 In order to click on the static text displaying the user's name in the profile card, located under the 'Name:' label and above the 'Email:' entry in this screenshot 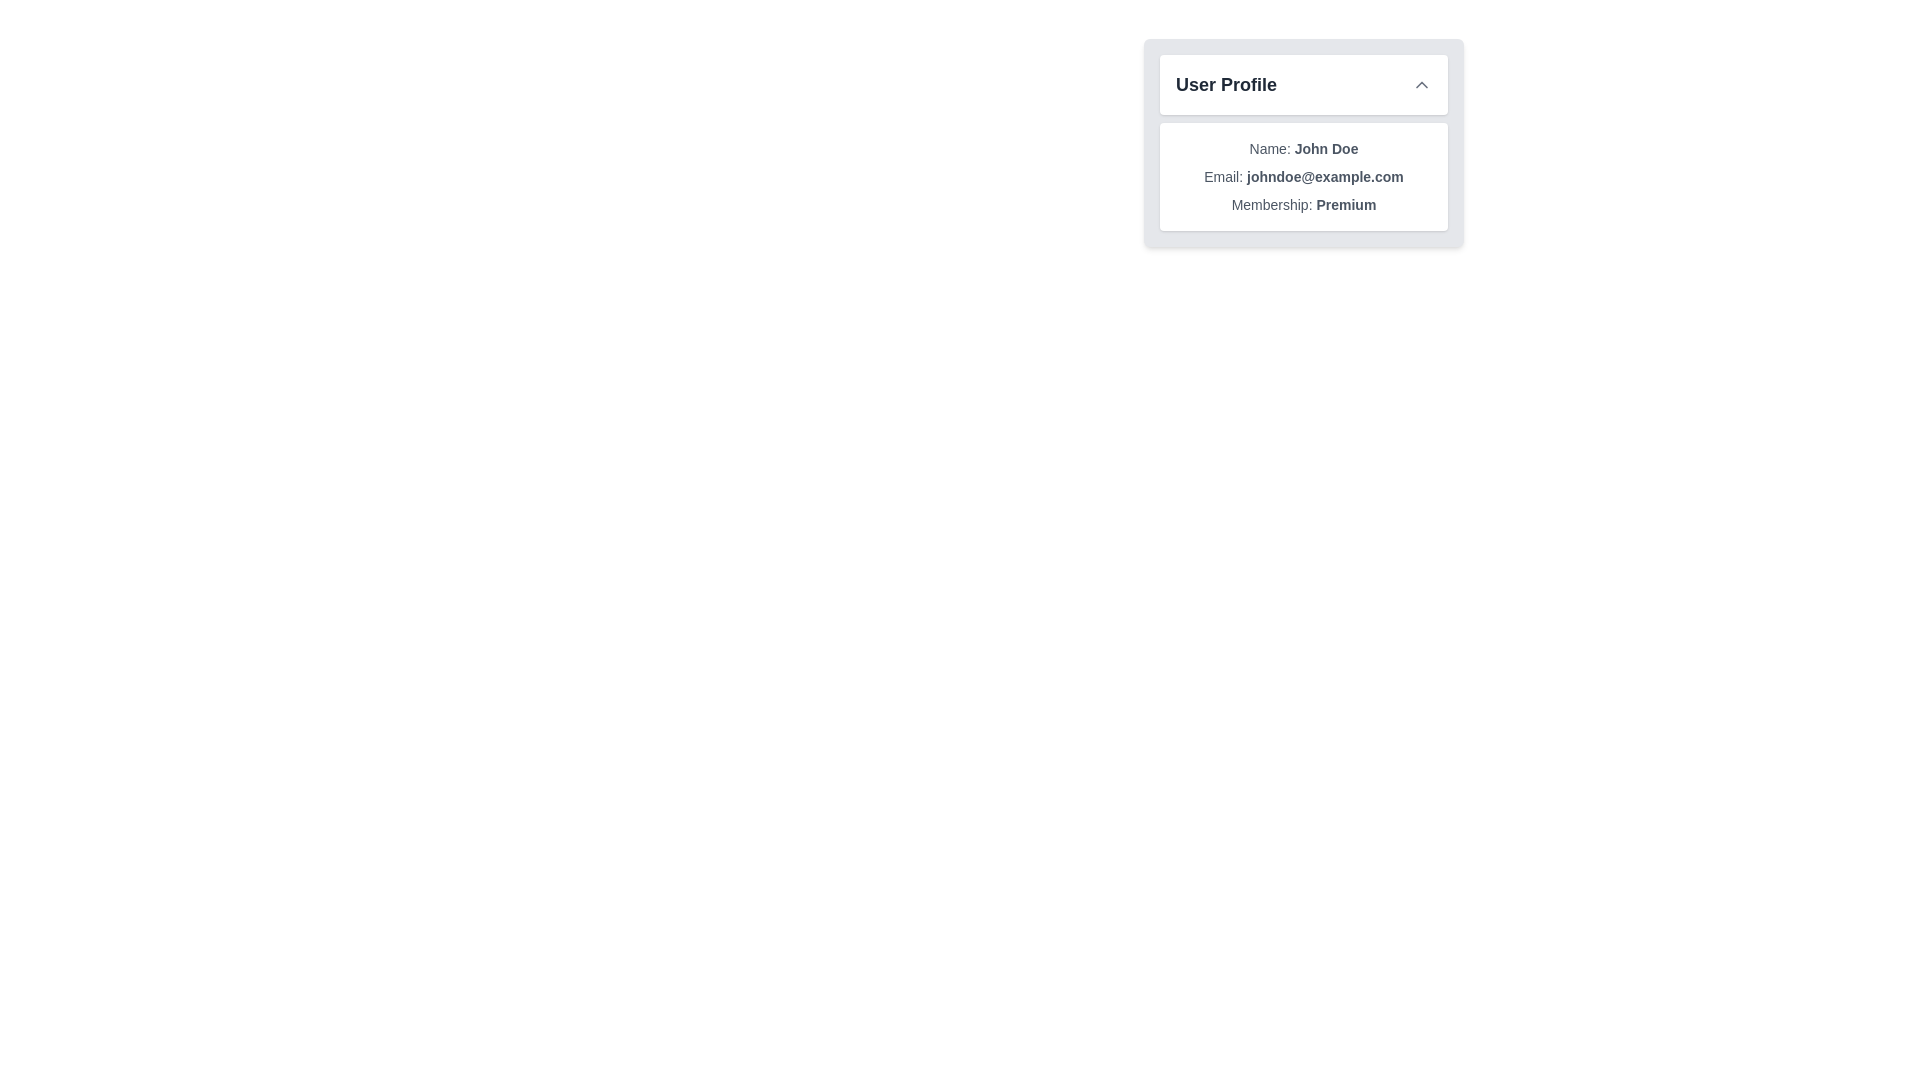, I will do `click(1326, 148)`.